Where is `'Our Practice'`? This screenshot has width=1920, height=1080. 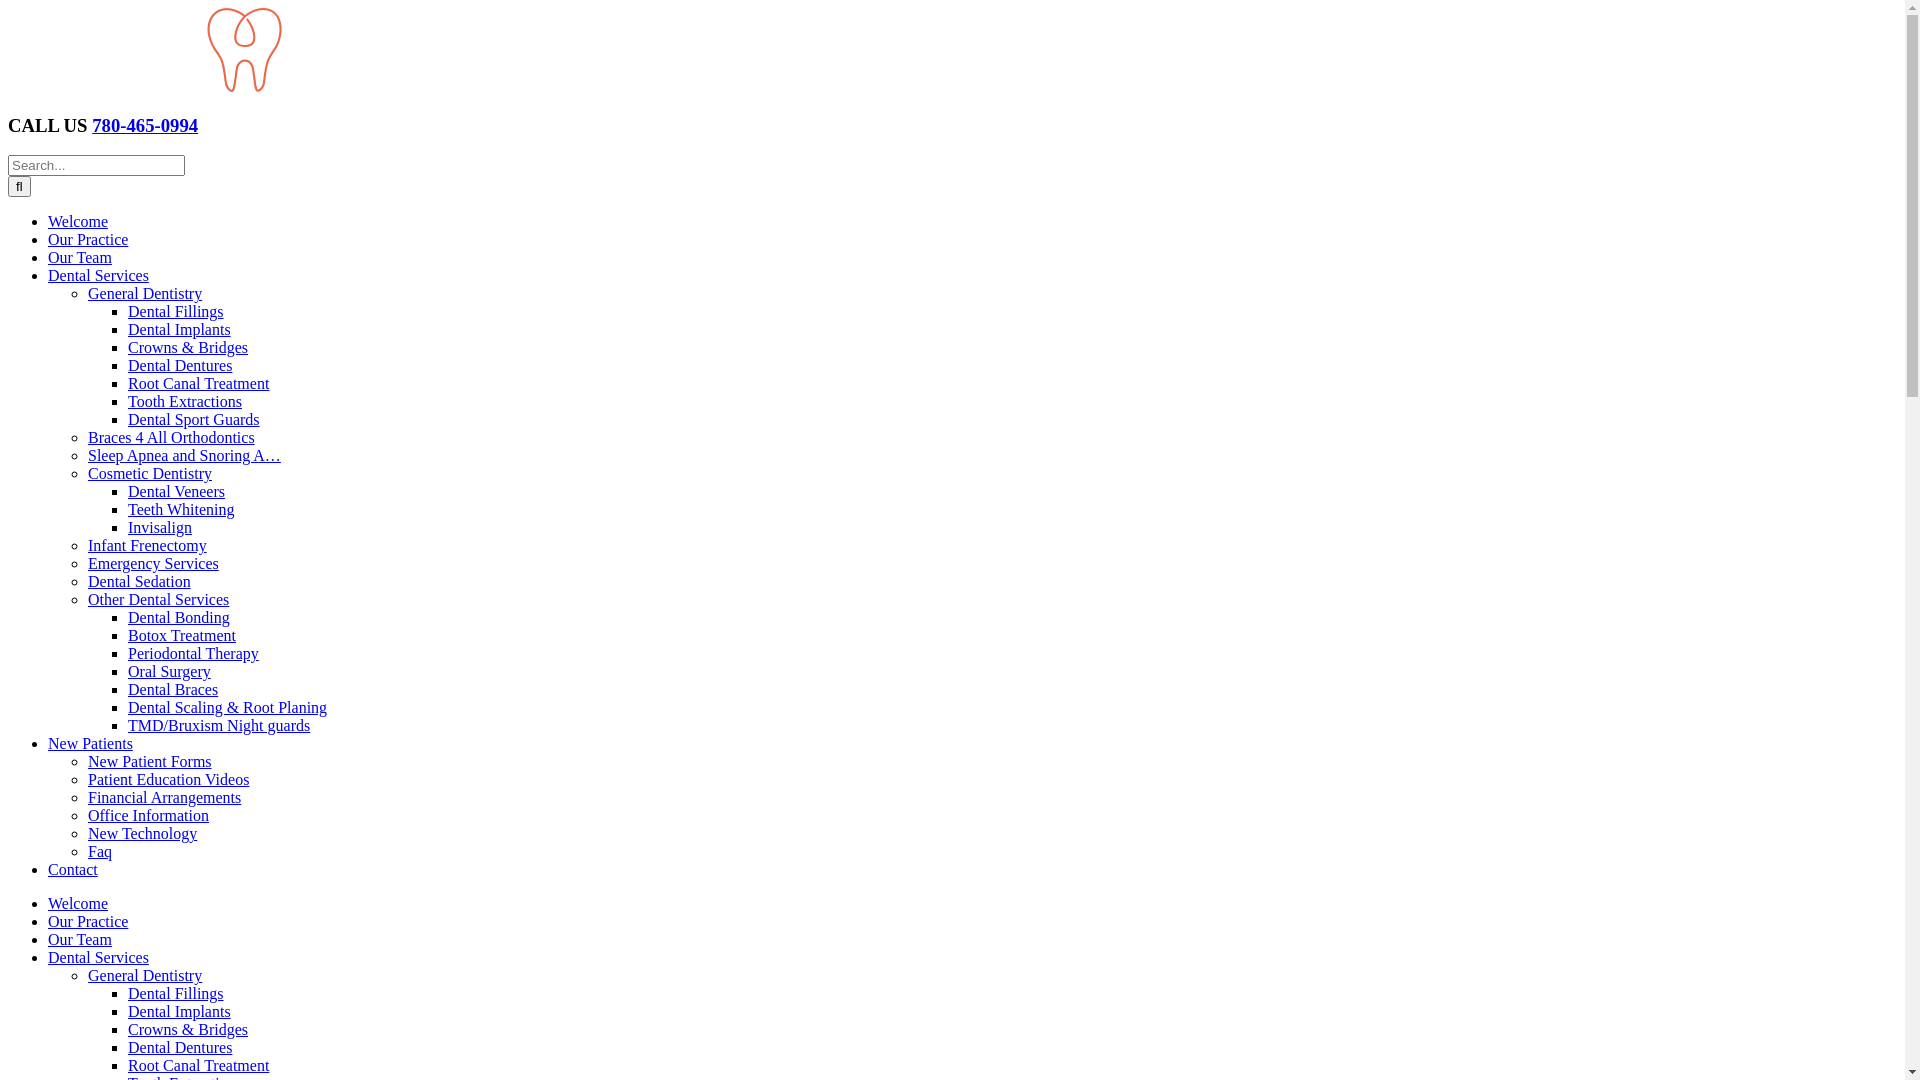 'Our Practice' is located at coordinates (86, 921).